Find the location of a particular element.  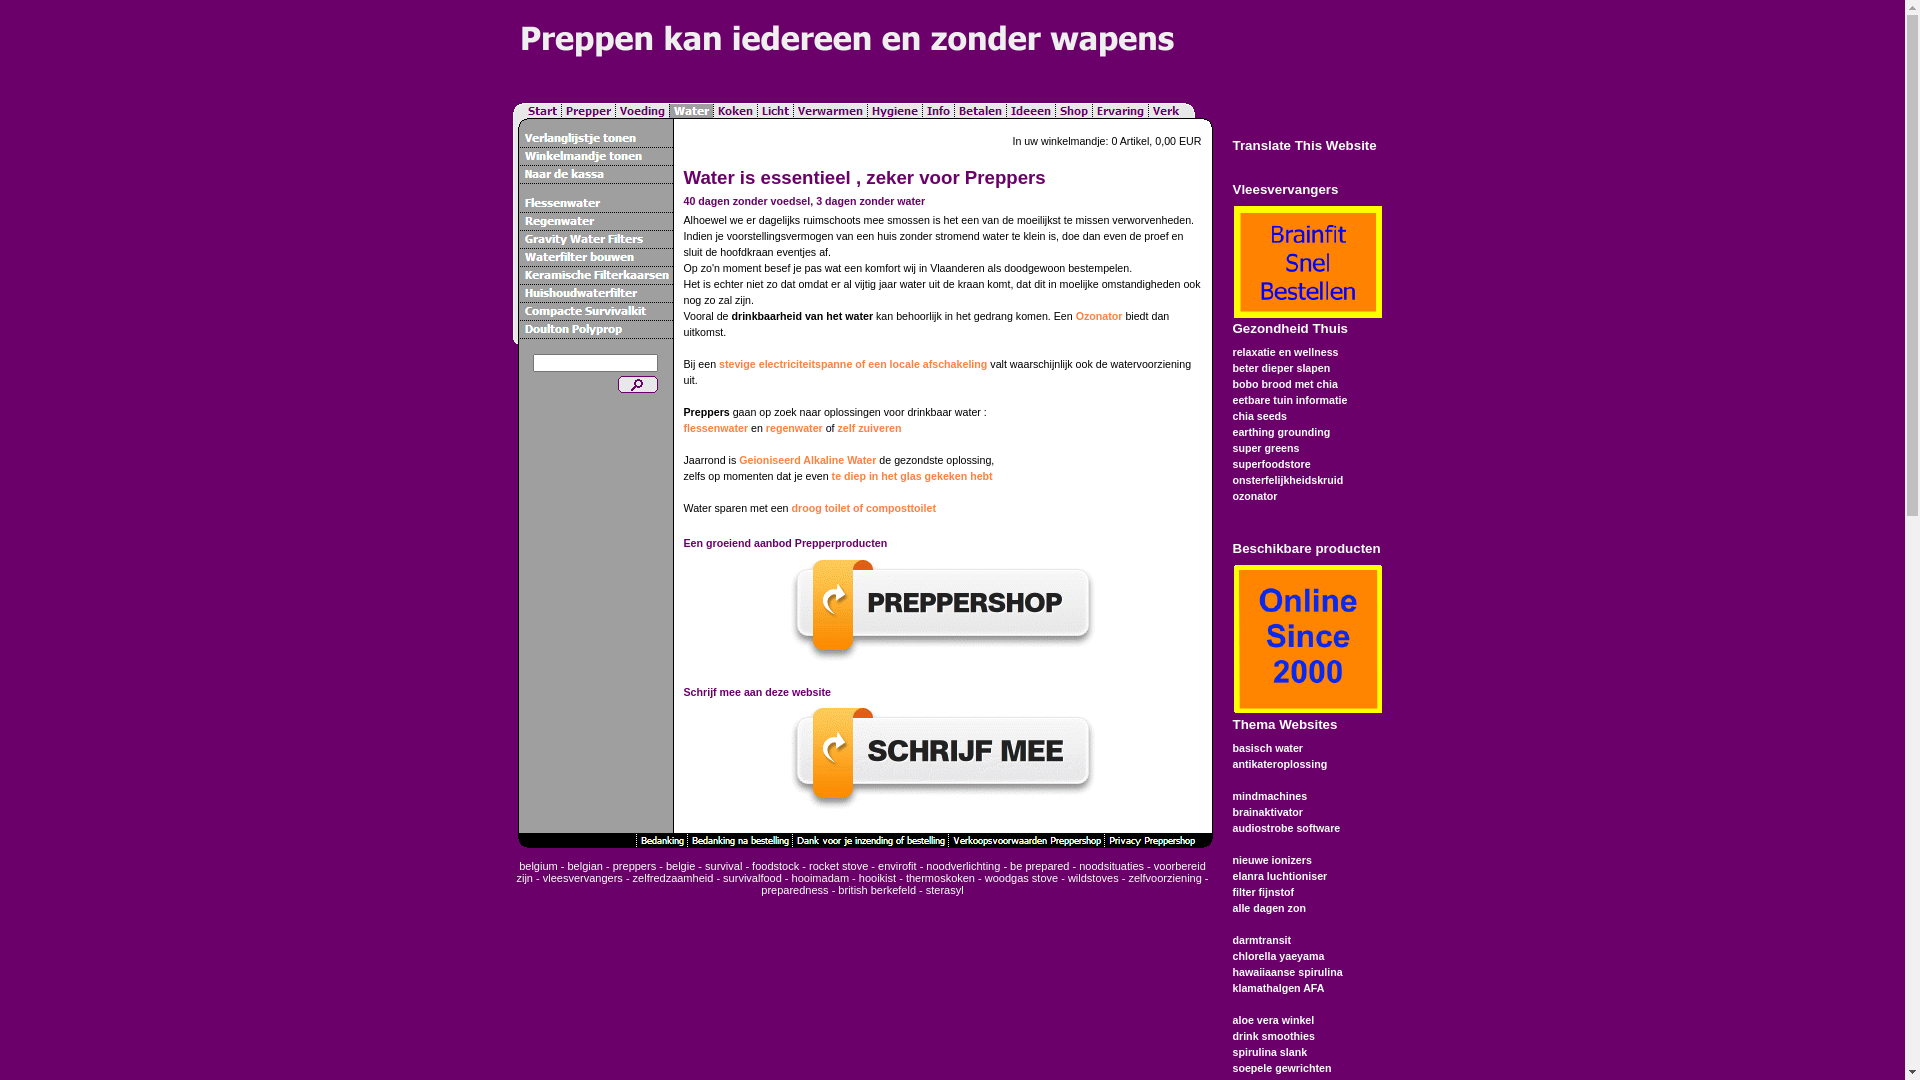

'soepele gewrichten' is located at coordinates (1281, 1067).